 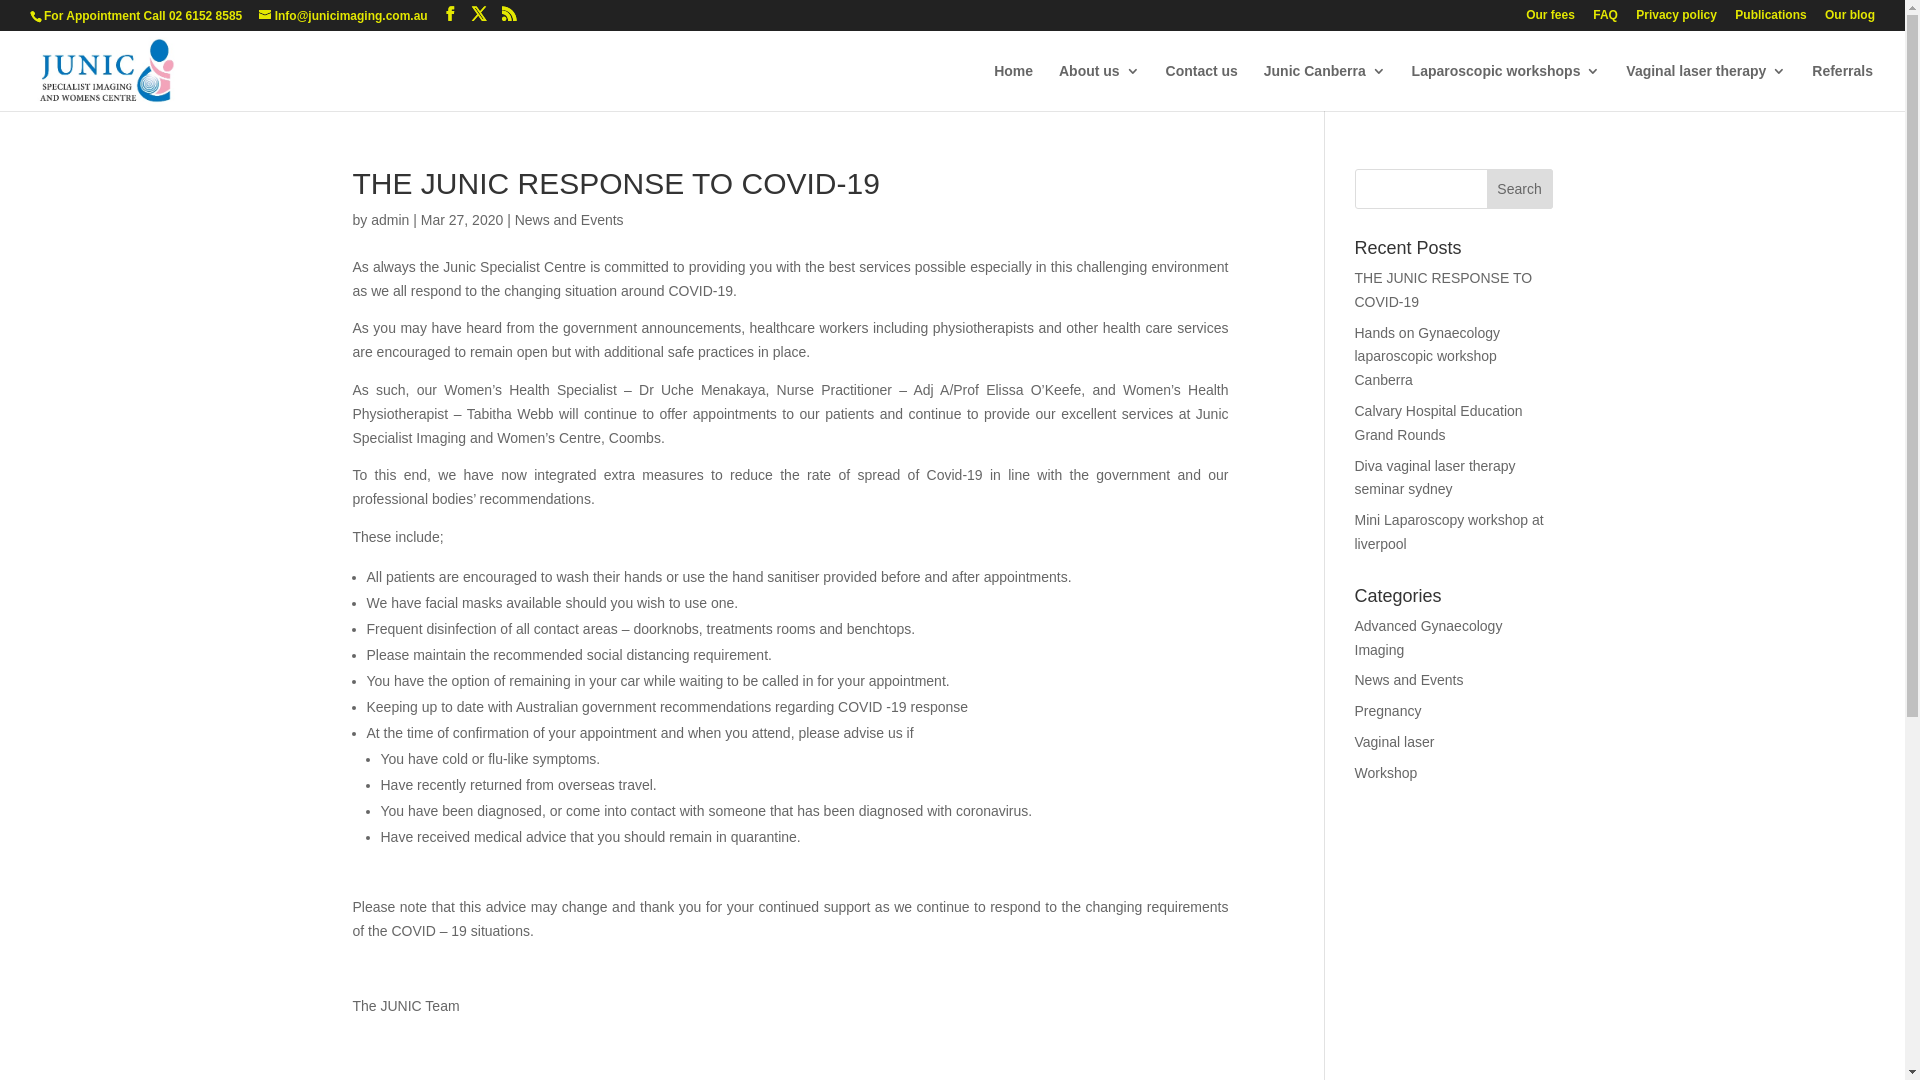 I want to click on 'Laparoscopic workshops', so click(x=1506, y=86).